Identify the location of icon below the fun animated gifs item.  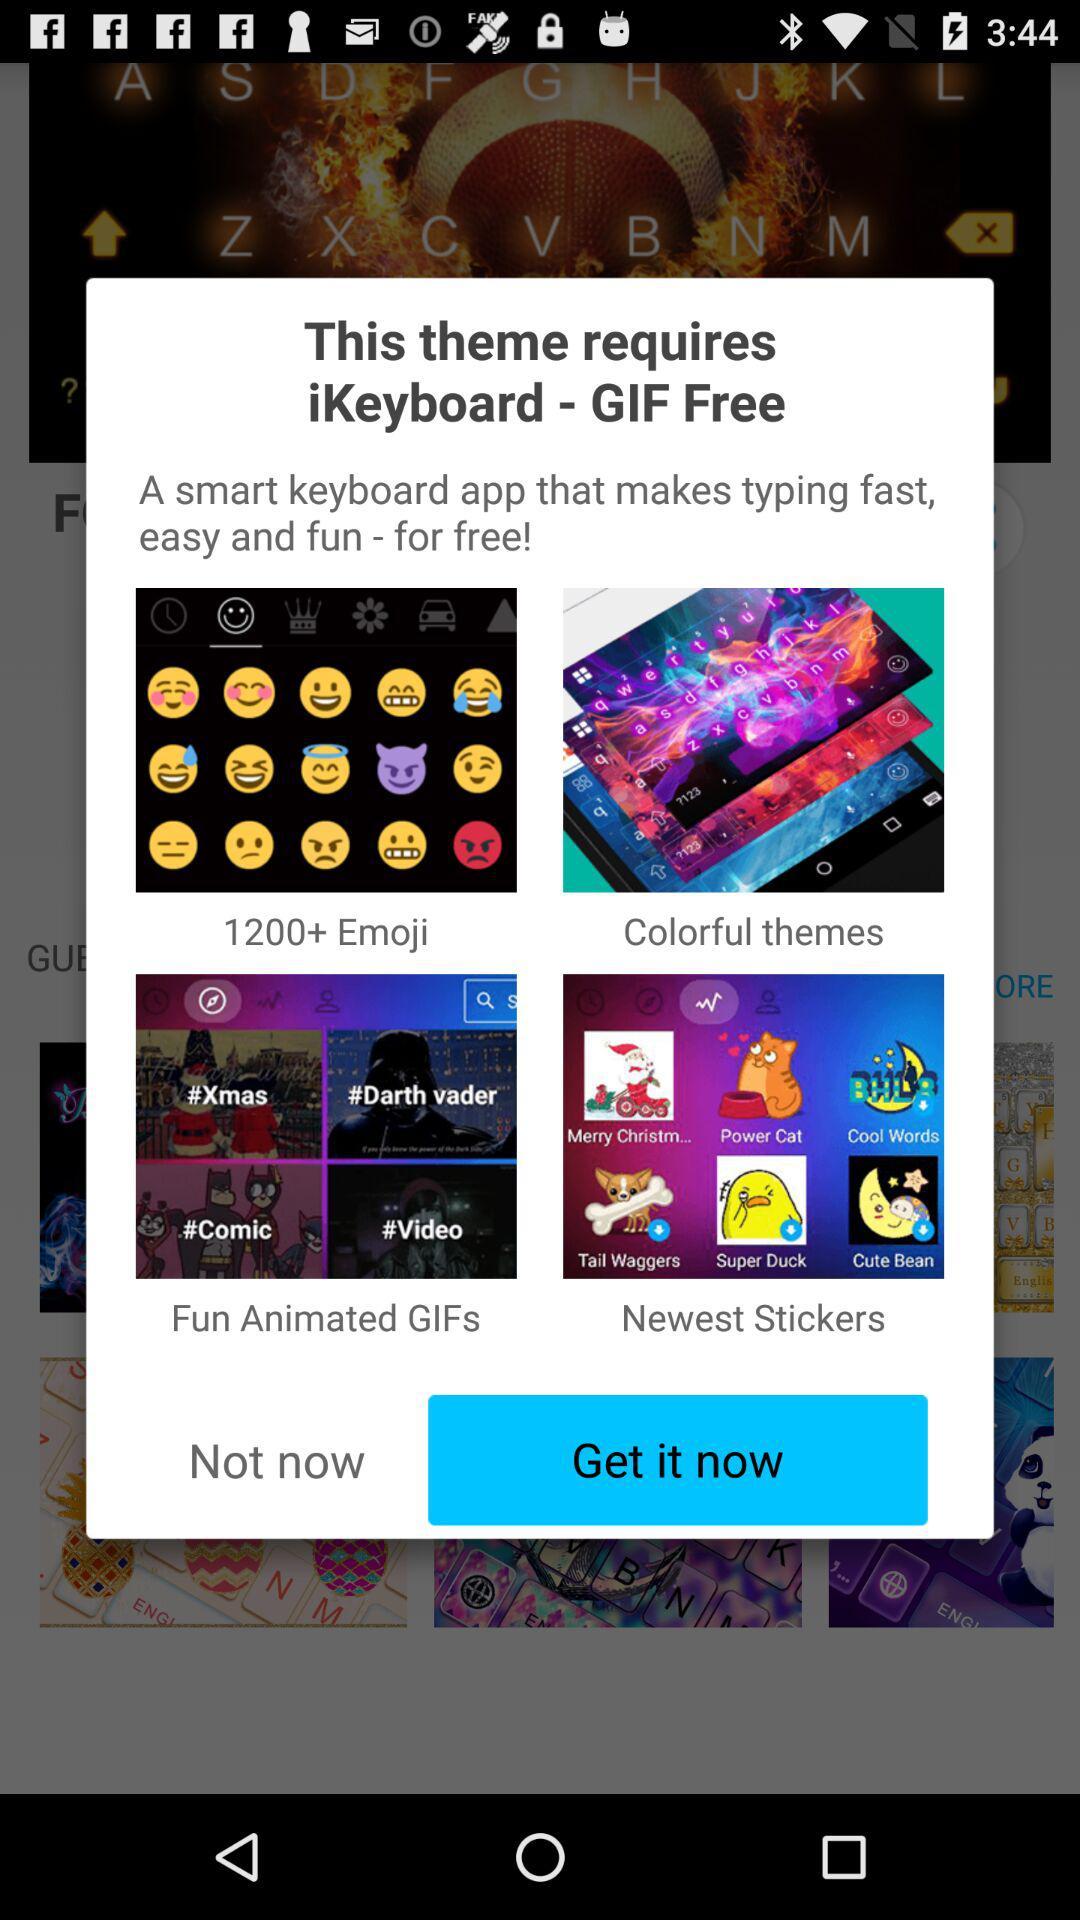
(677, 1460).